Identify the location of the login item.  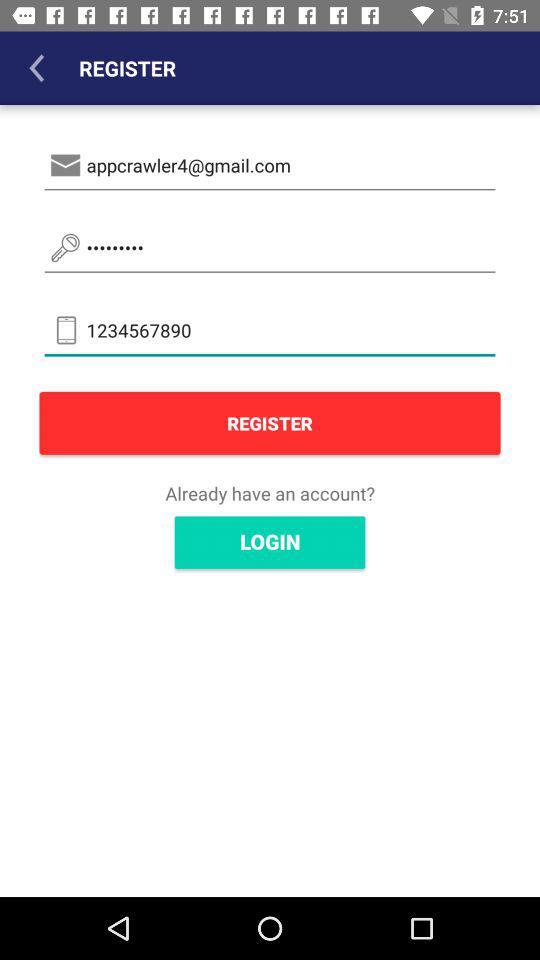
(270, 542).